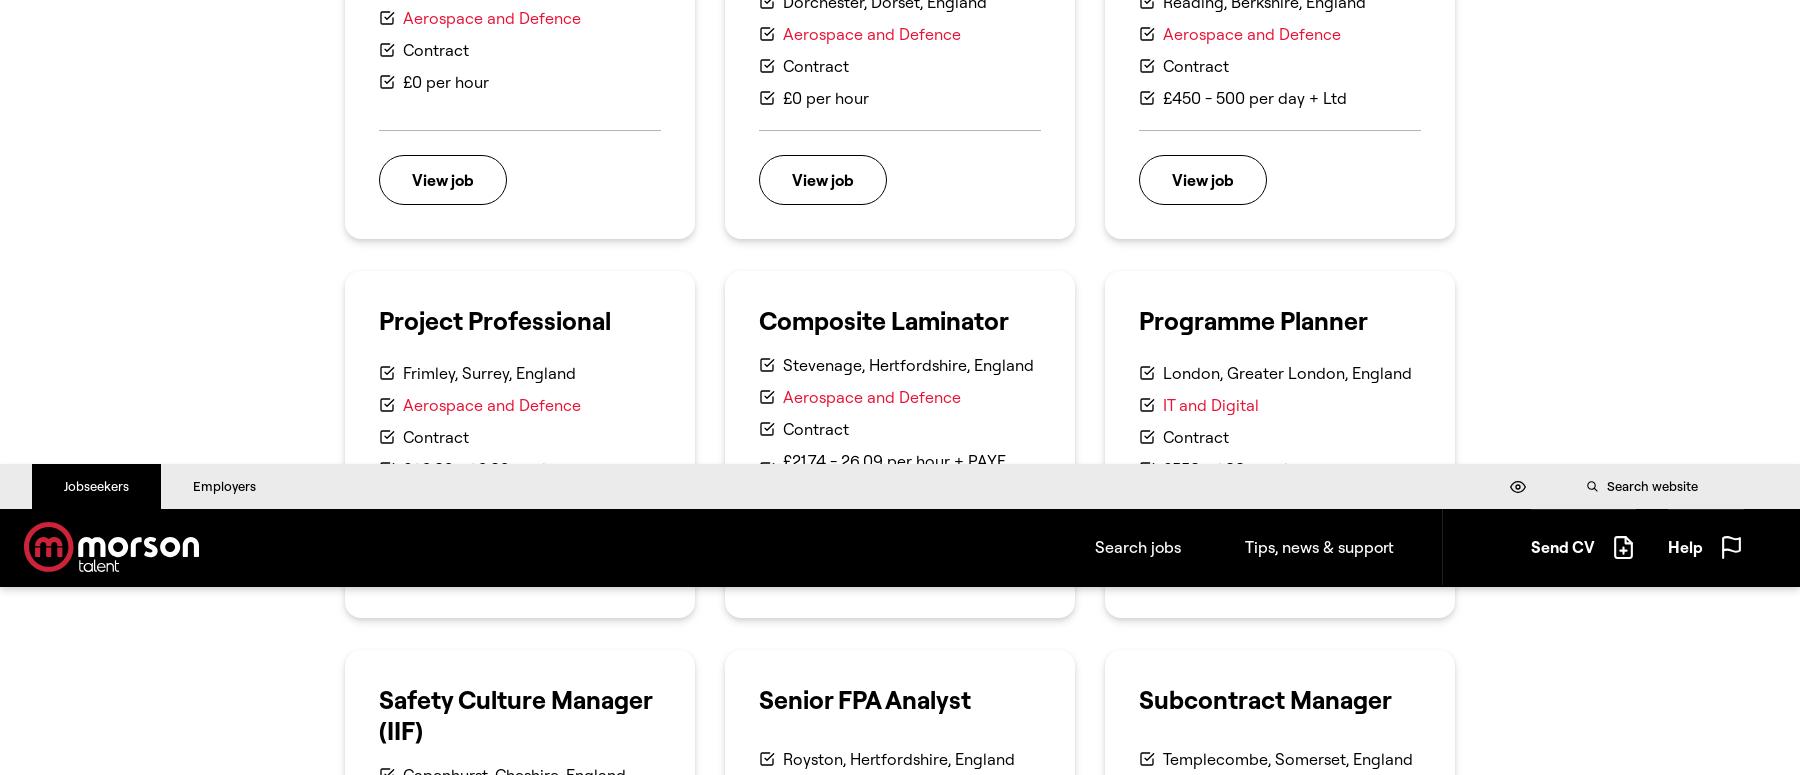 This screenshot has width=1800, height=775. What do you see at coordinates (1354, 228) in the screenshot?
I see `'Group Company Number: 5111937'` at bounding box center [1354, 228].